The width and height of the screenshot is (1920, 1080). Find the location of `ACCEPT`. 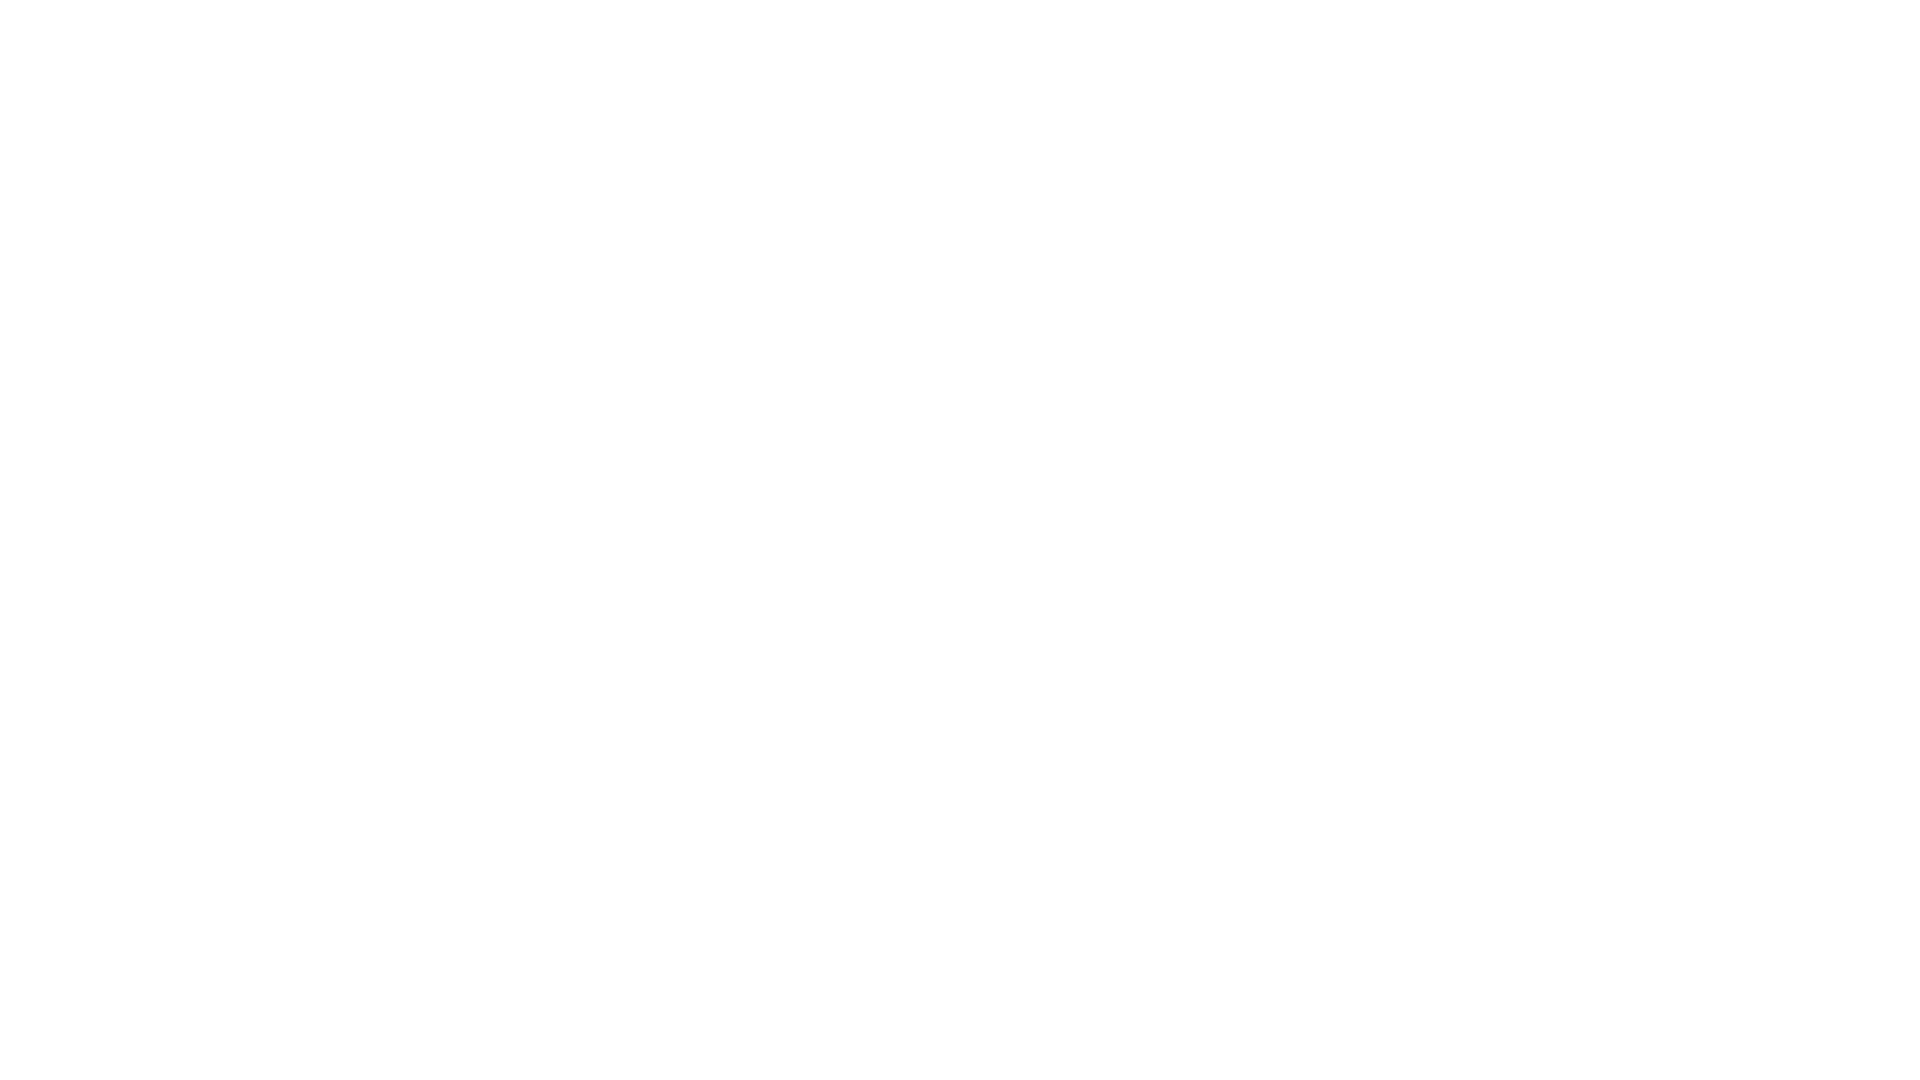

ACCEPT is located at coordinates (958, 616).